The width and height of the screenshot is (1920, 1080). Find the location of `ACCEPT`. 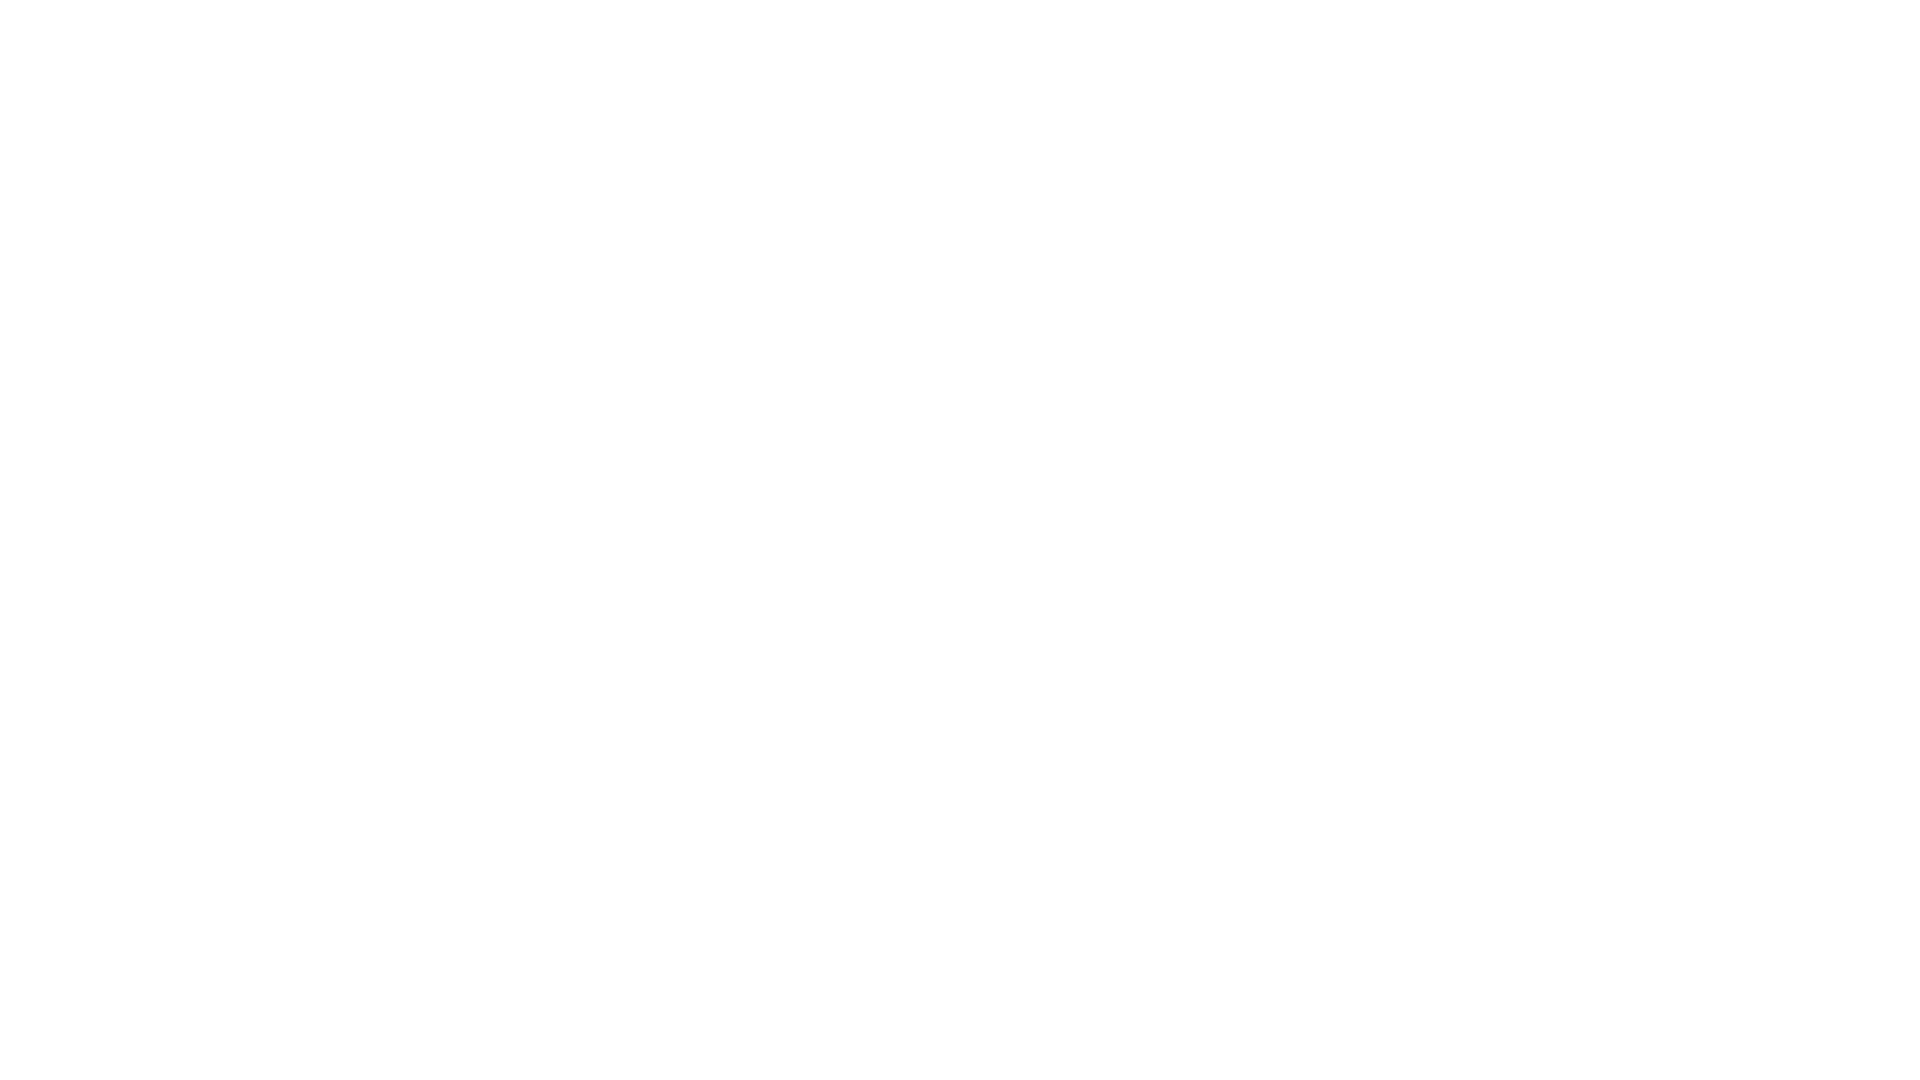

ACCEPT is located at coordinates (958, 616).